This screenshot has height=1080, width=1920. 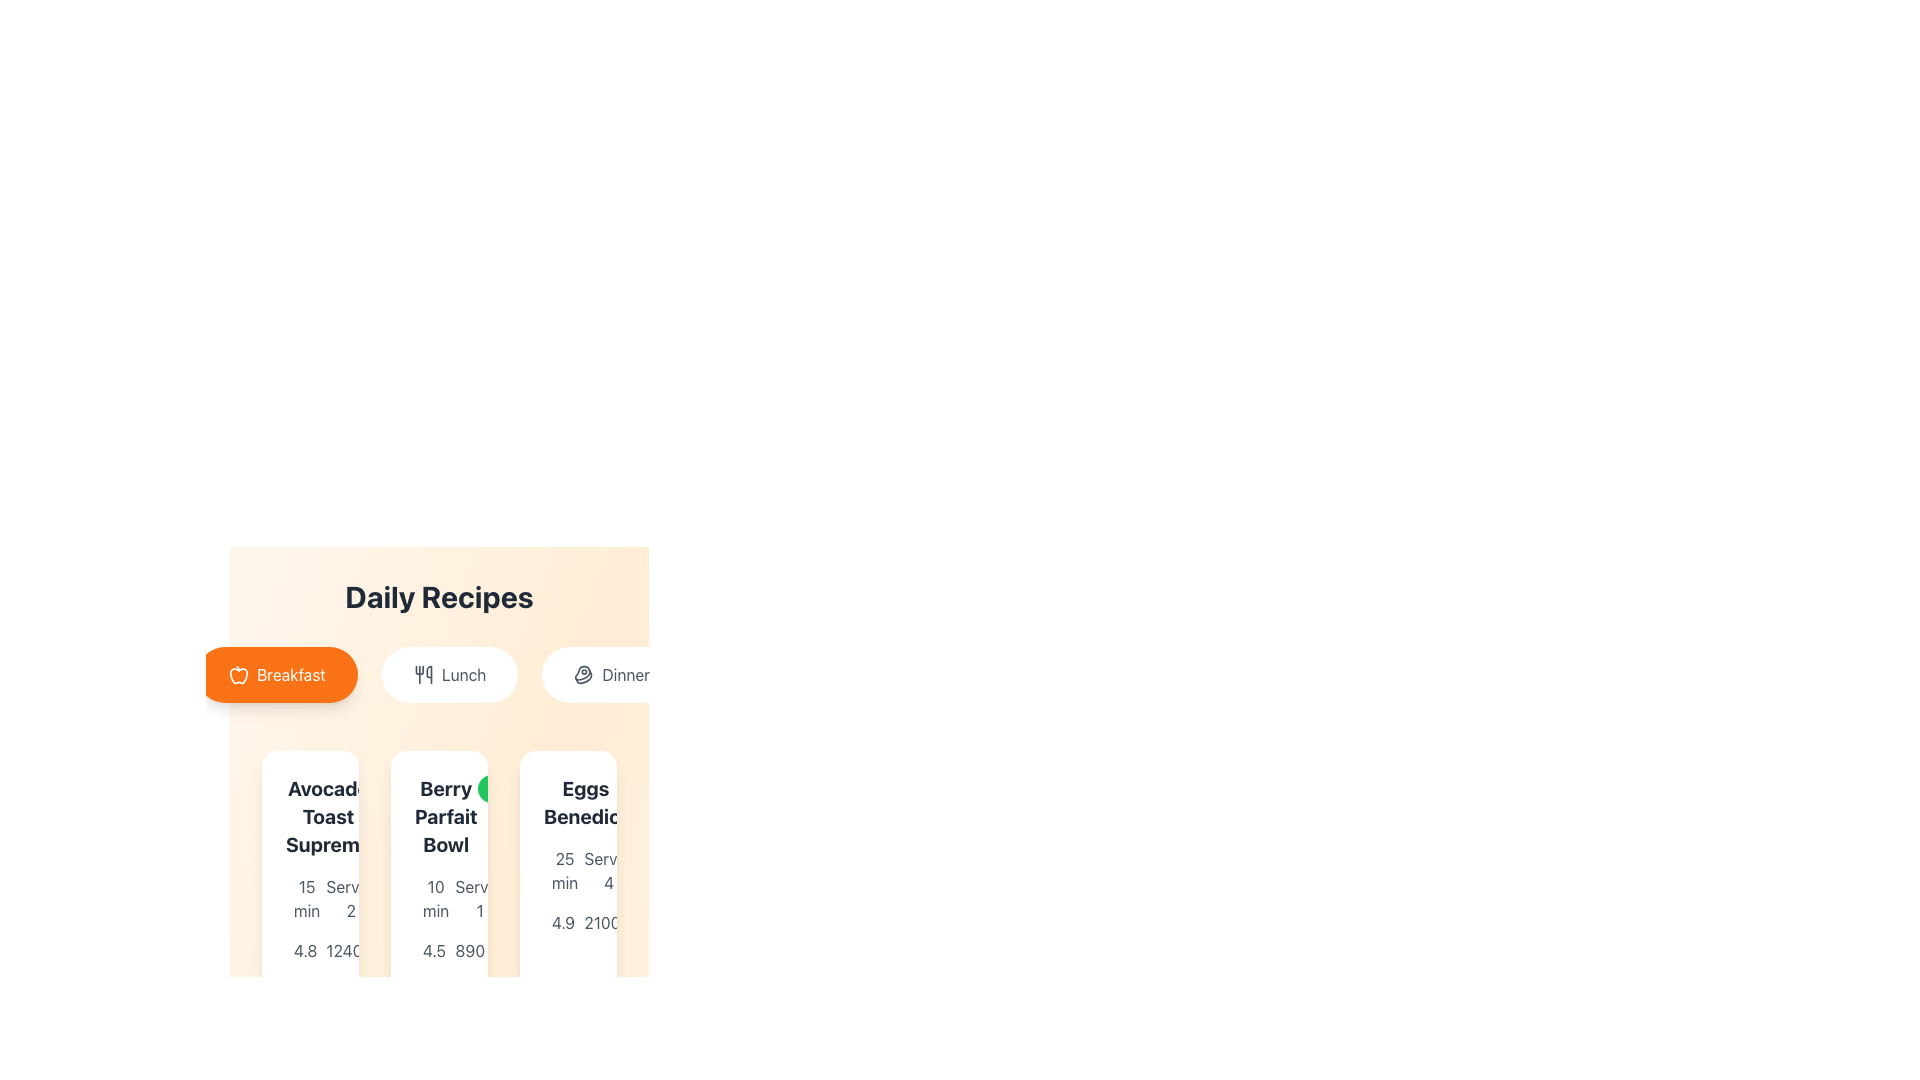 I want to click on the apple-shaped icon filled with white and outlined in bold orange, located inside the 'Breakfast' button on the leftmost side of similar buttons, so click(x=239, y=675).